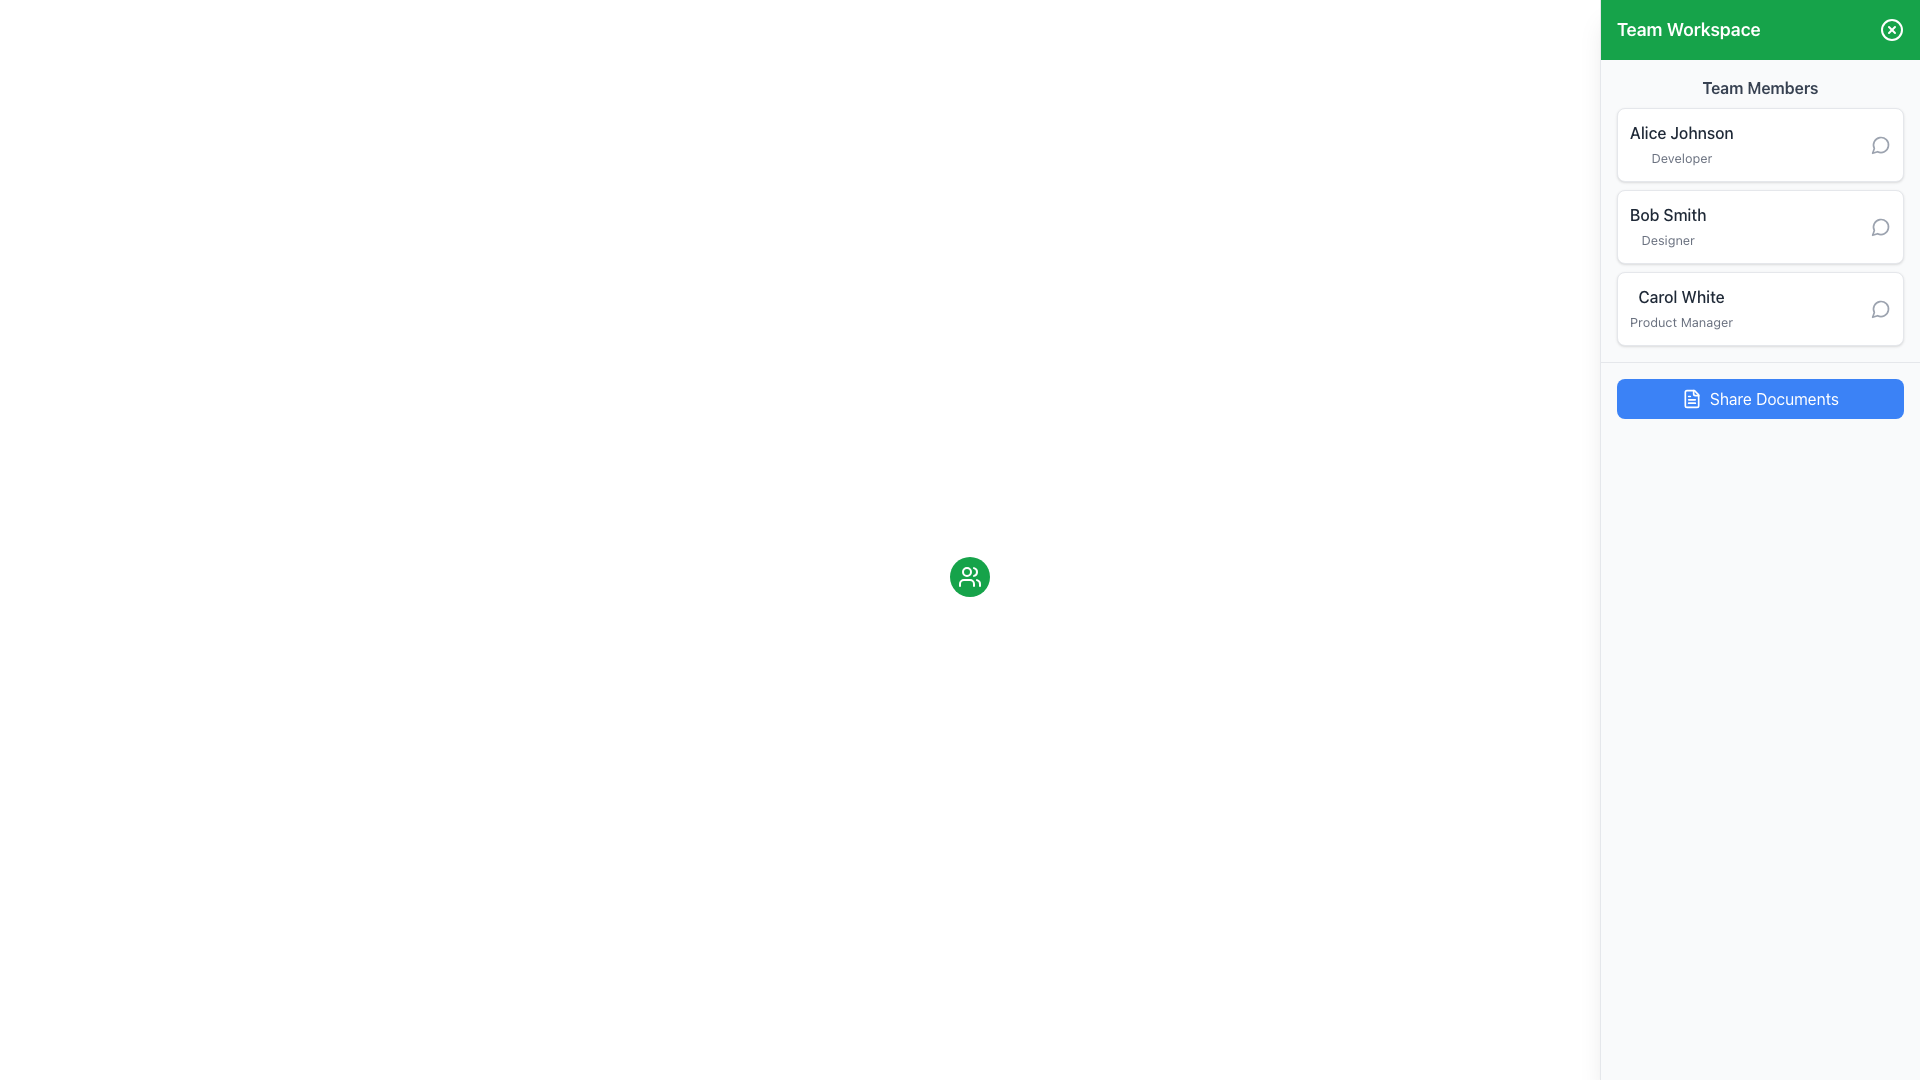  Describe the element at coordinates (1760, 226) in the screenshot. I see `the Profile card representing 'Bob Smith' in the 'Team Members' section of the 'Team Workspace' panel` at that location.